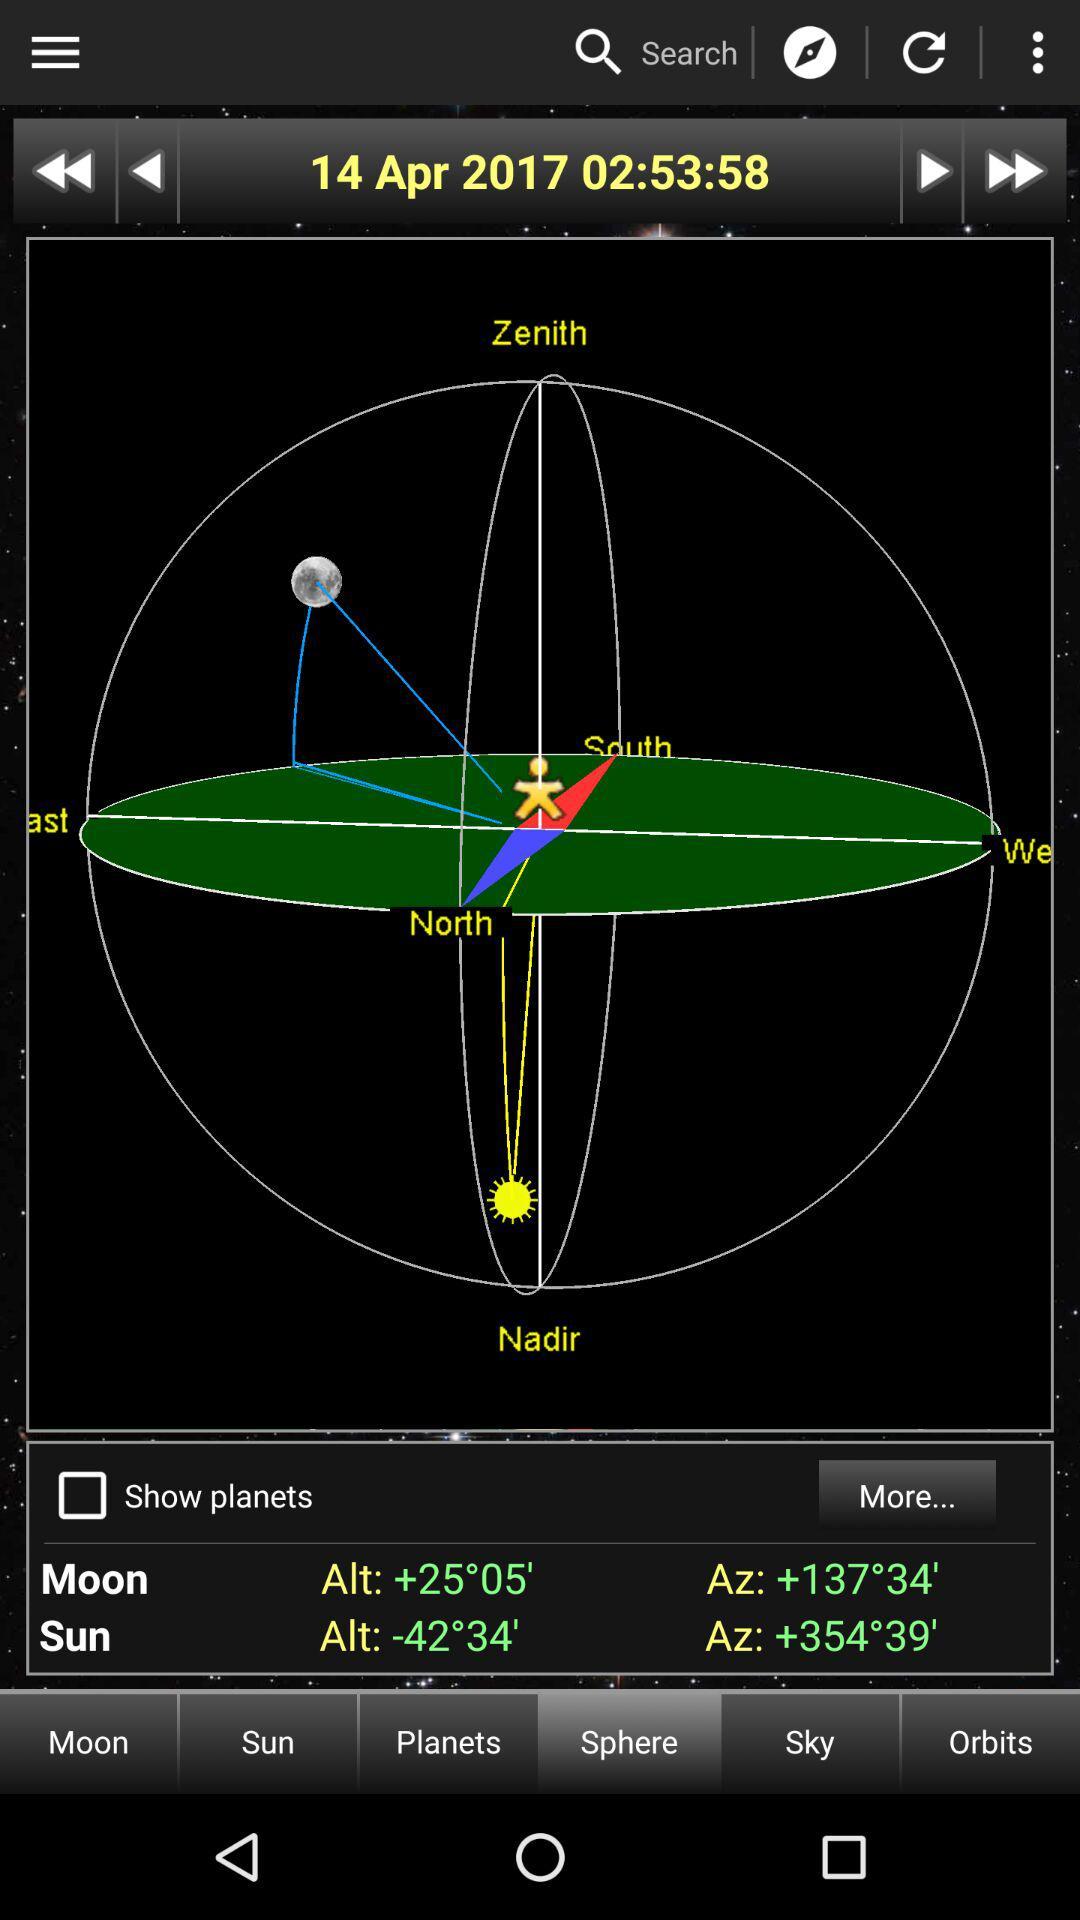  I want to click on any one, so click(598, 52).